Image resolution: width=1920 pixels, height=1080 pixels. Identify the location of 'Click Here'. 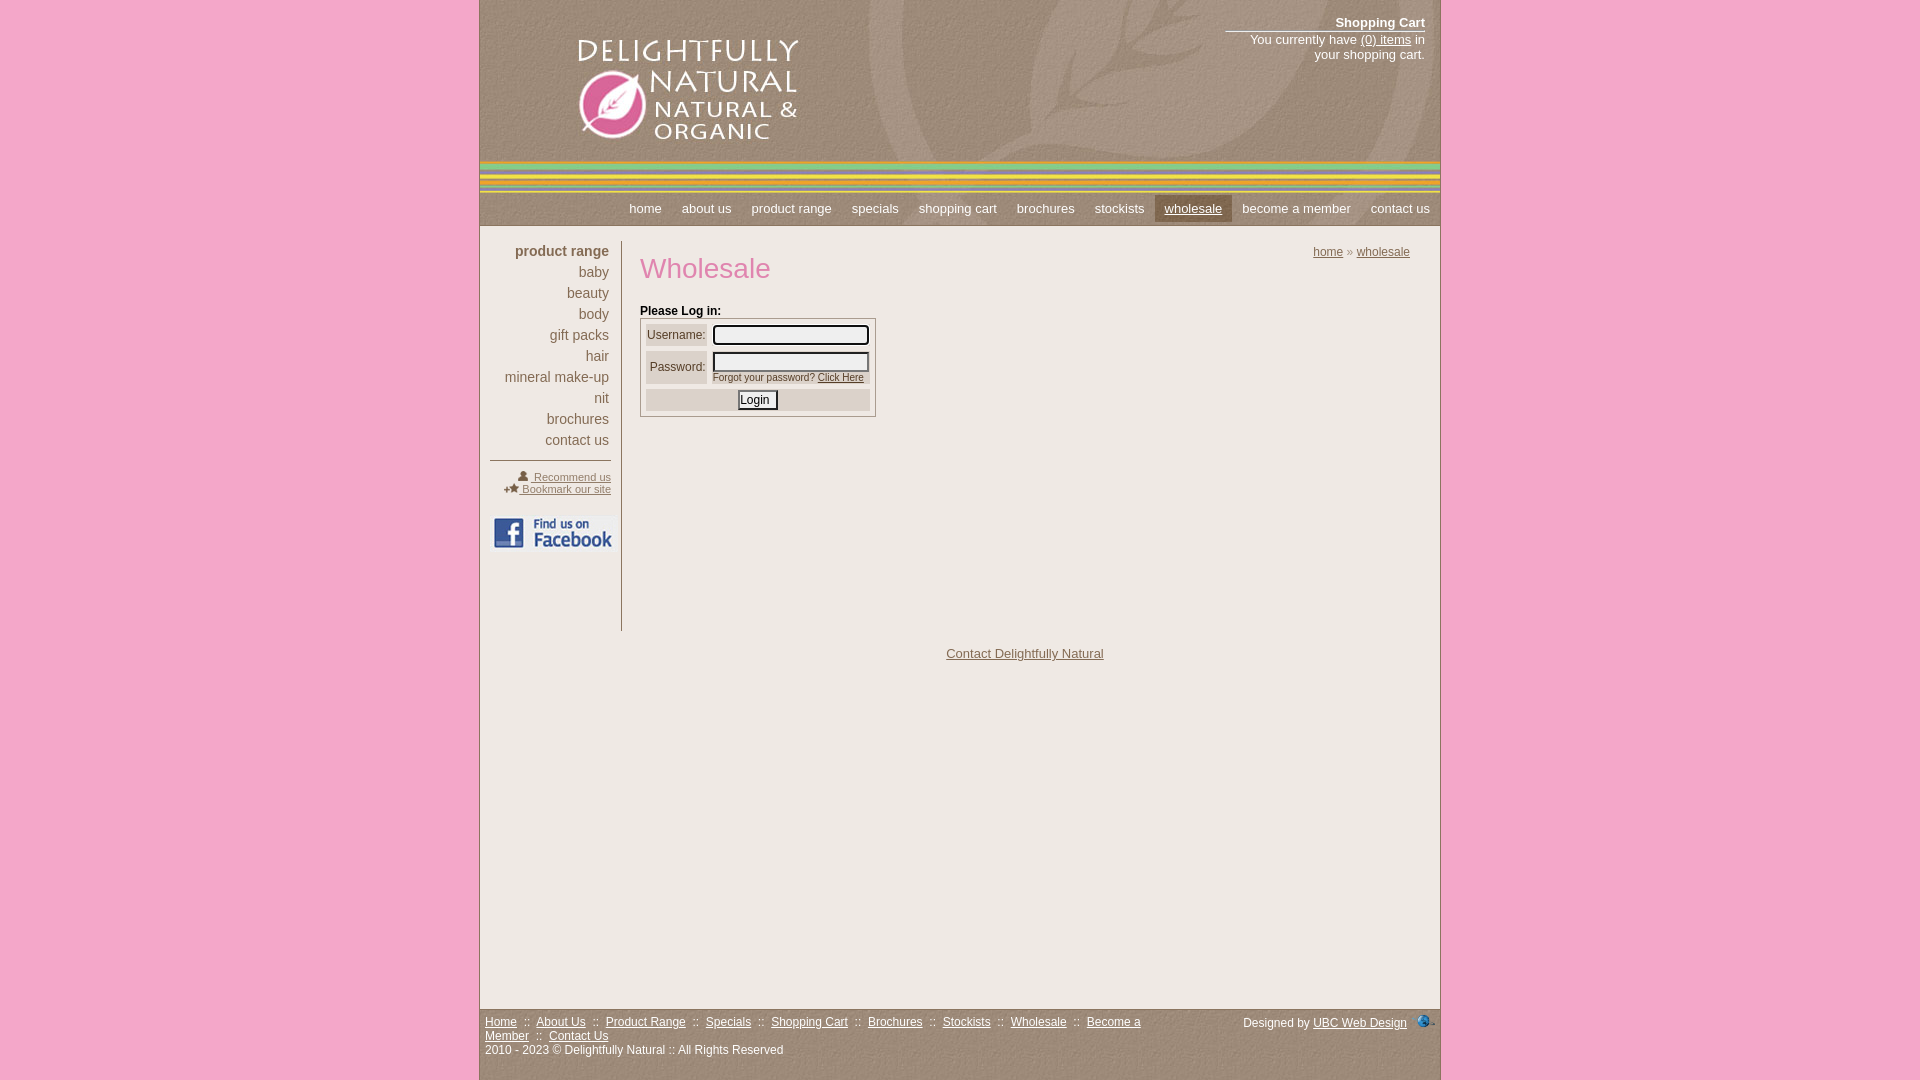
(840, 377).